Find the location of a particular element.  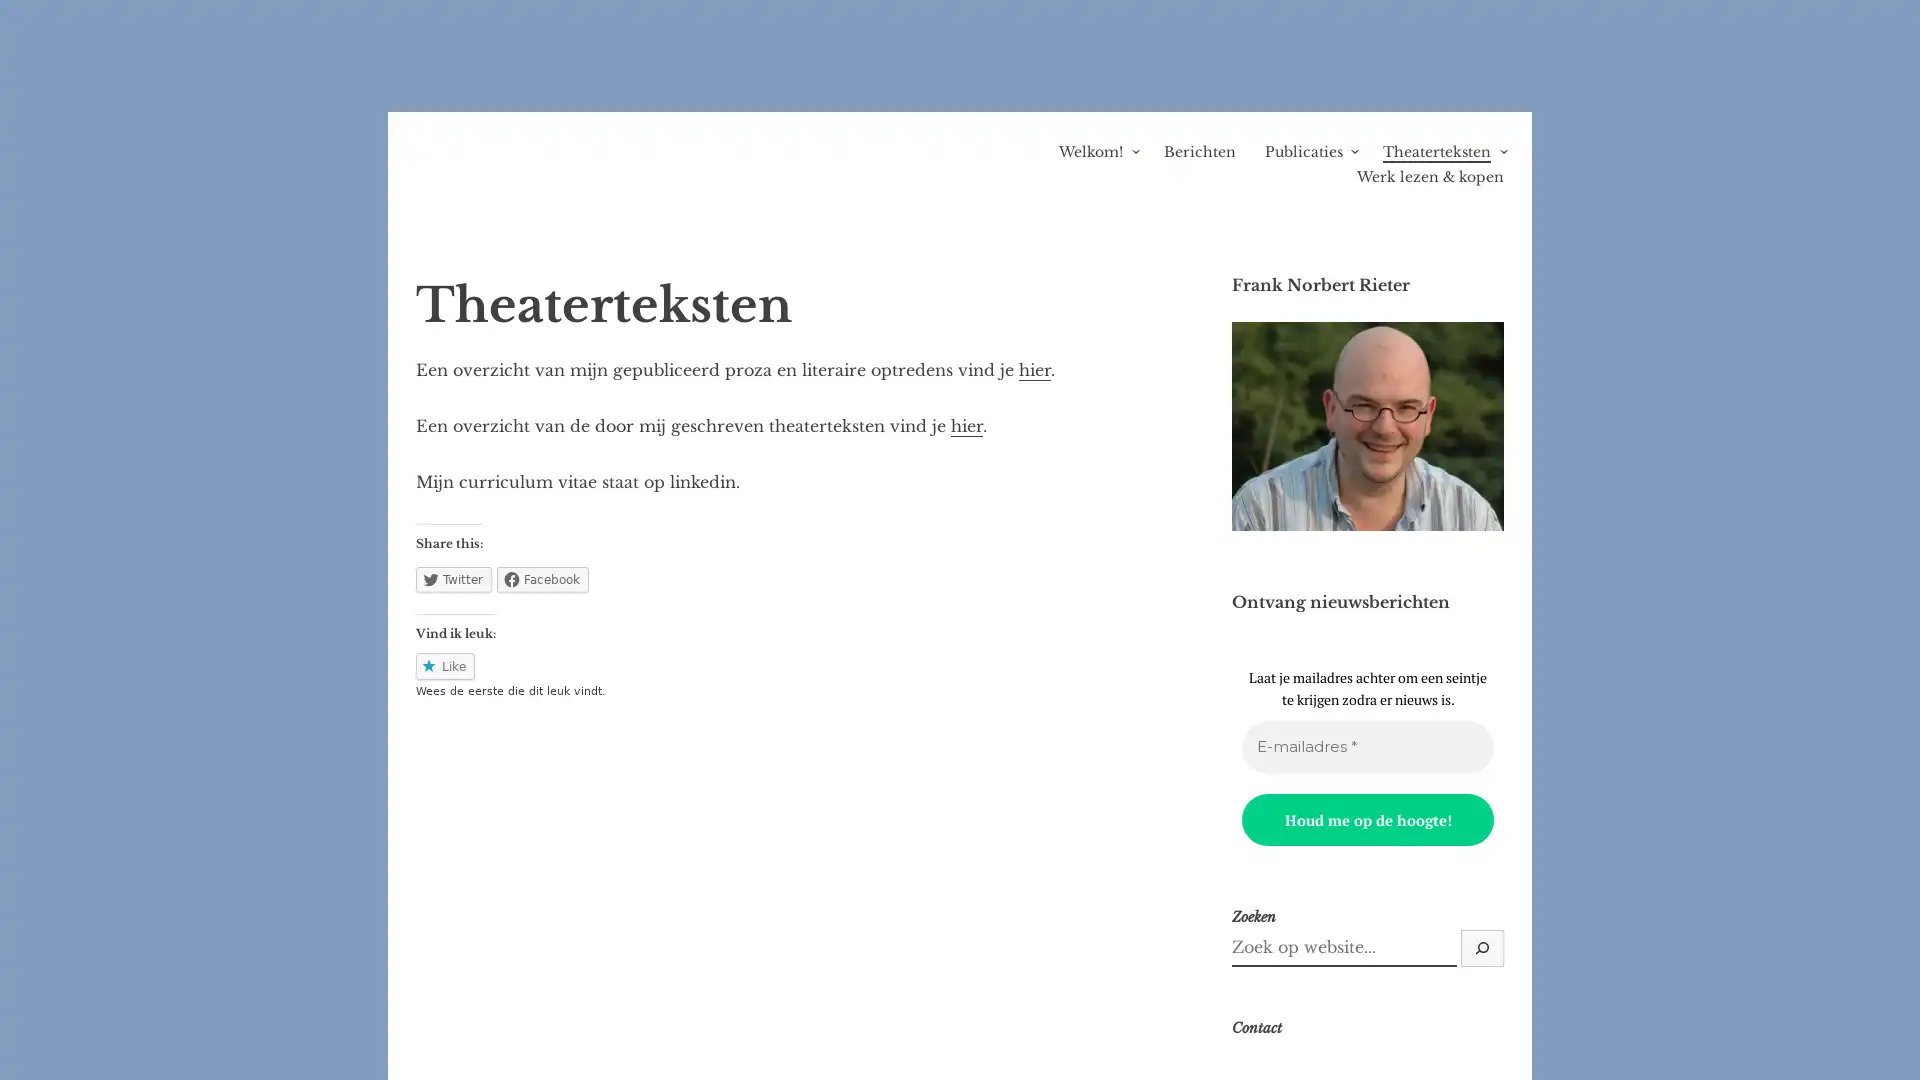

Zoek is located at coordinates (1482, 946).